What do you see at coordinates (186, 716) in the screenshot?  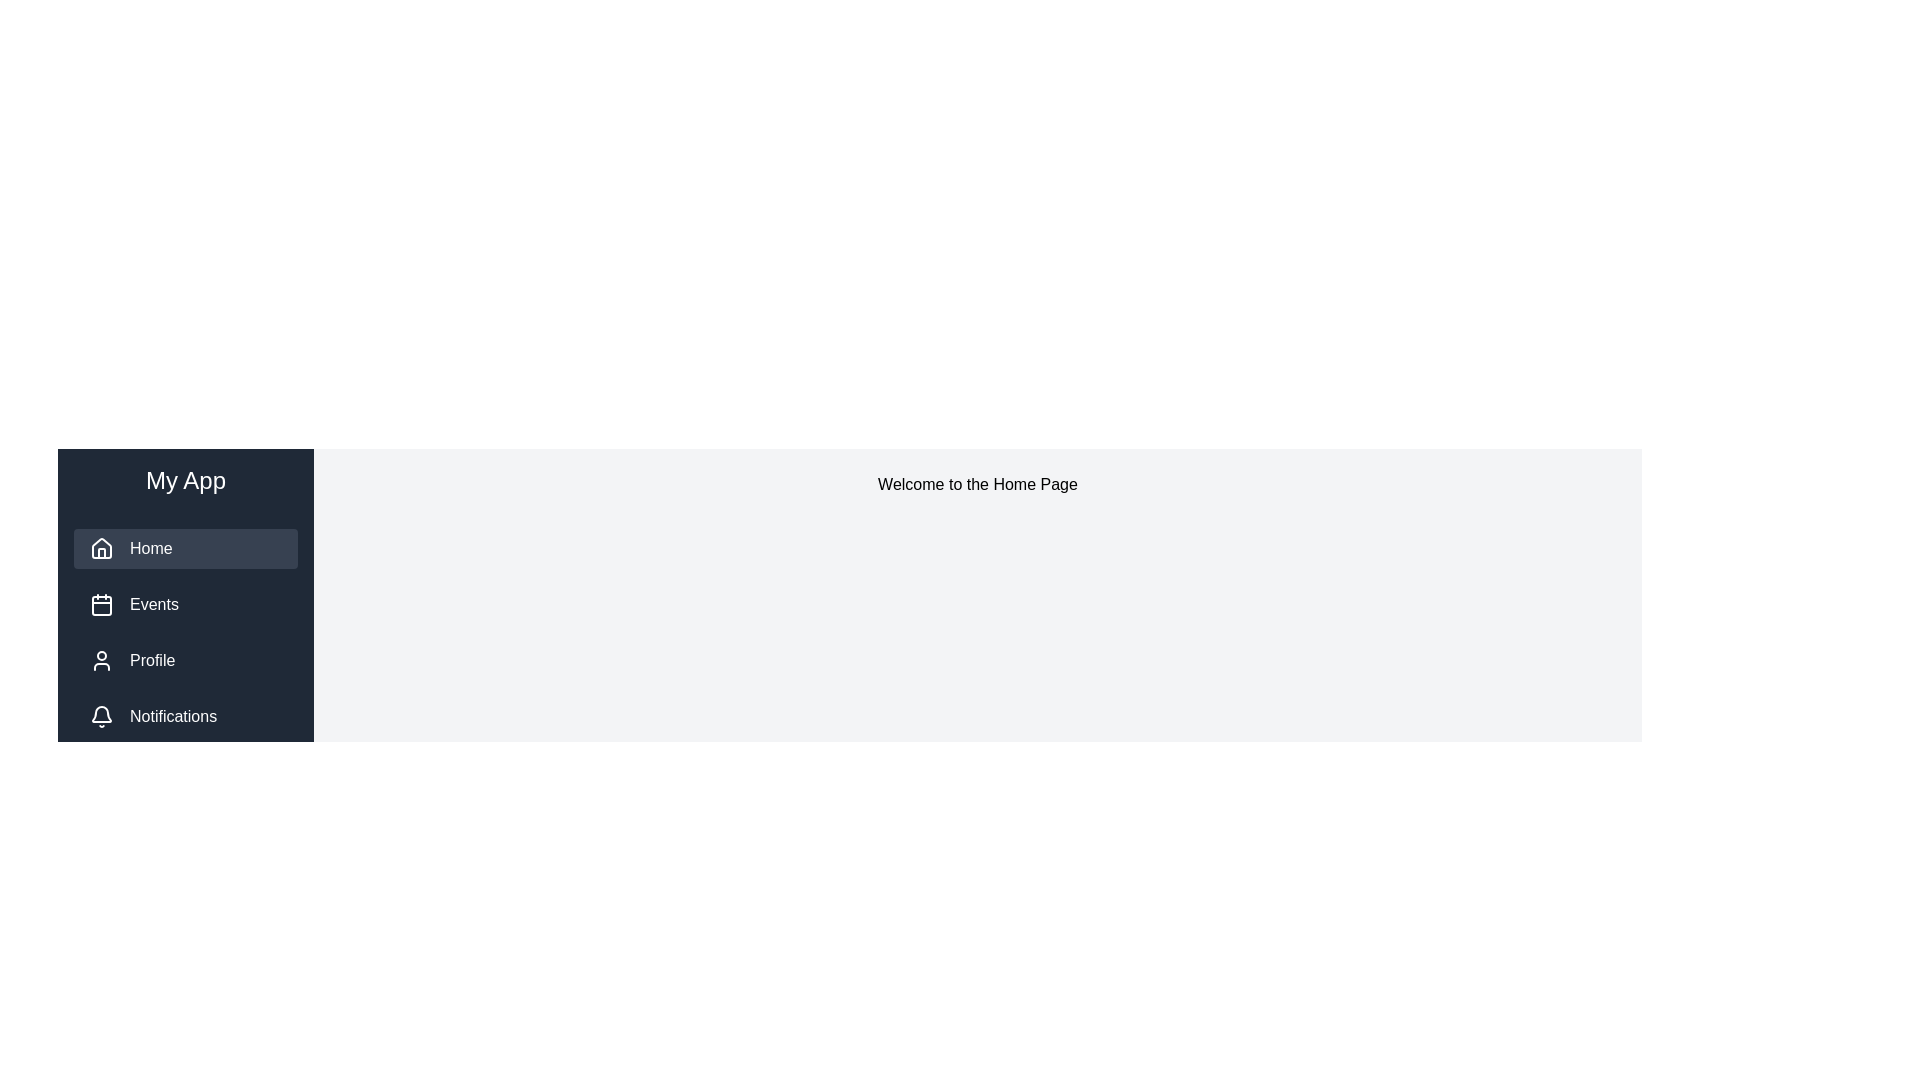 I see `the Navigation menu item labeled 'Notifications', which features a bell icon and white text on a dark blue background` at bounding box center [186, 716].